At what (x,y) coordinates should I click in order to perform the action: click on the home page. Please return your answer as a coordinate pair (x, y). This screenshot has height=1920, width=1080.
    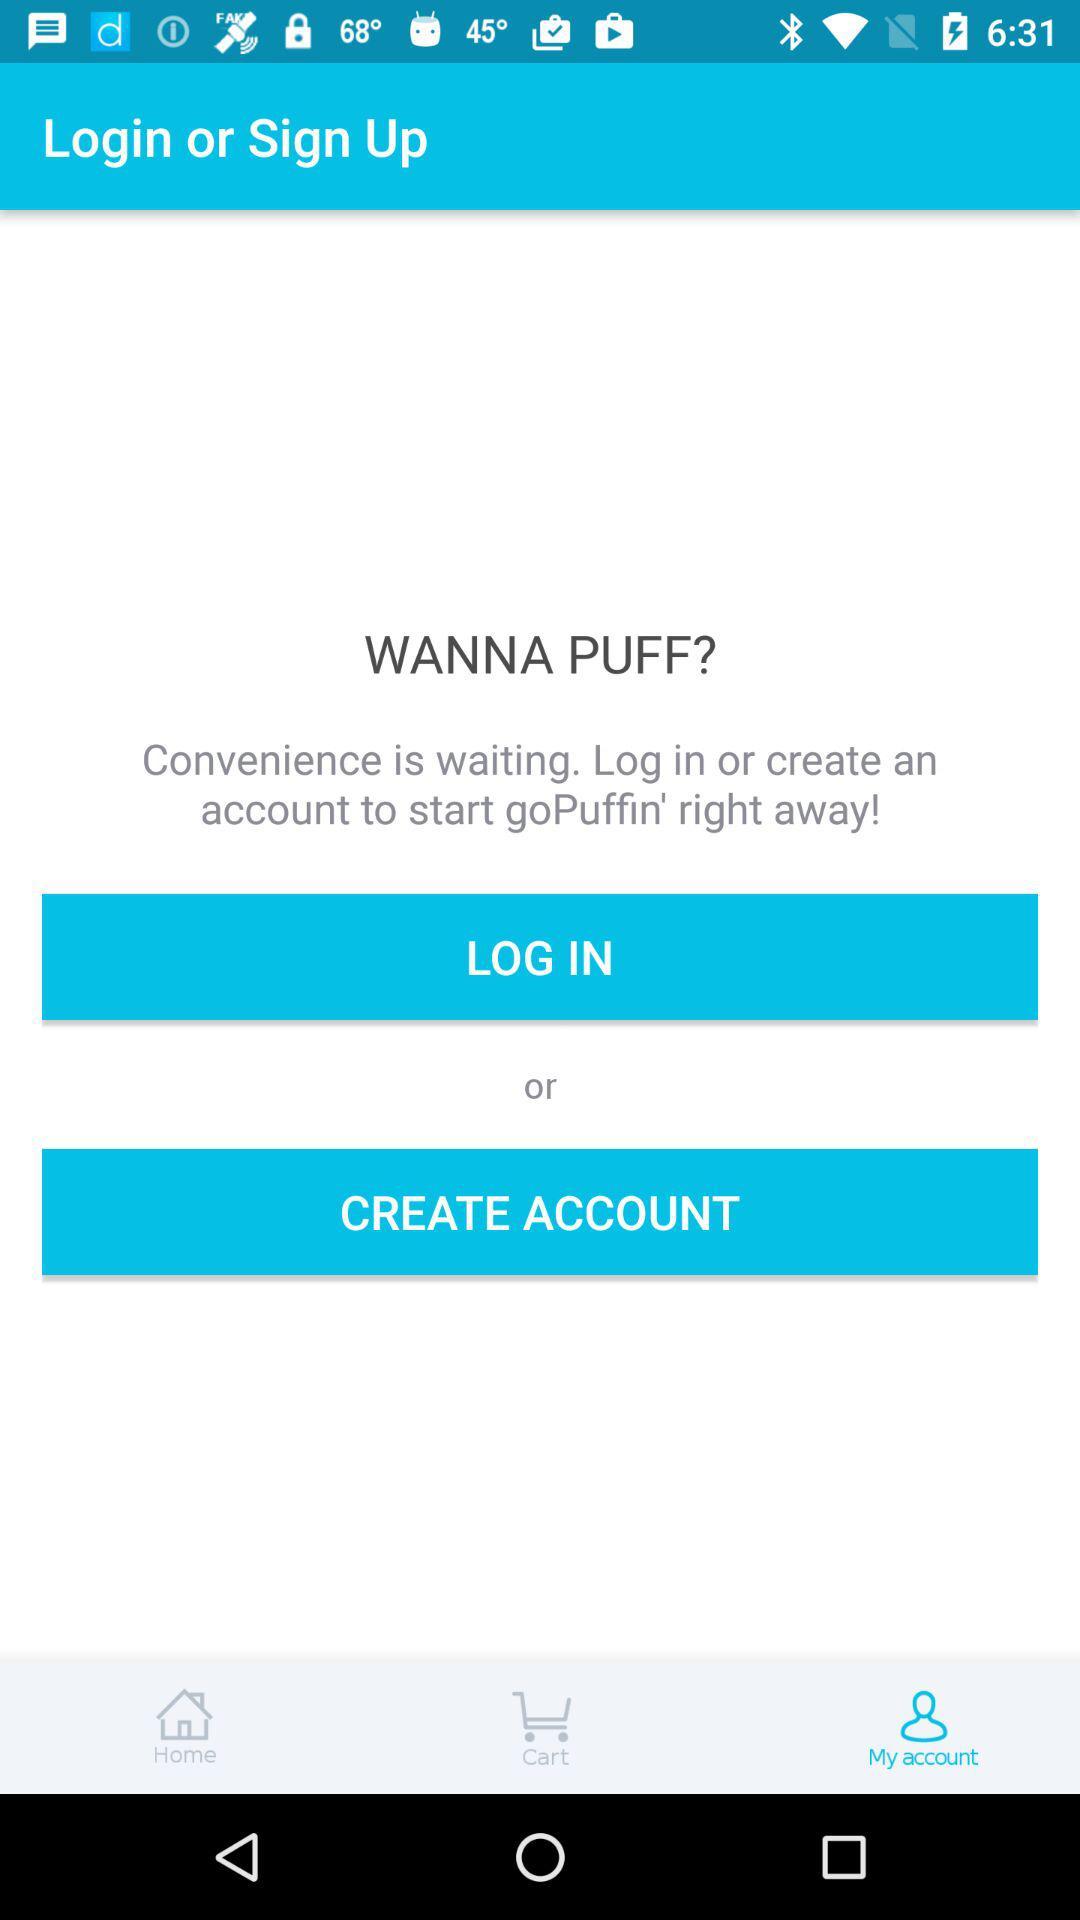
    Looking at the image, I should click on (180, 1727).